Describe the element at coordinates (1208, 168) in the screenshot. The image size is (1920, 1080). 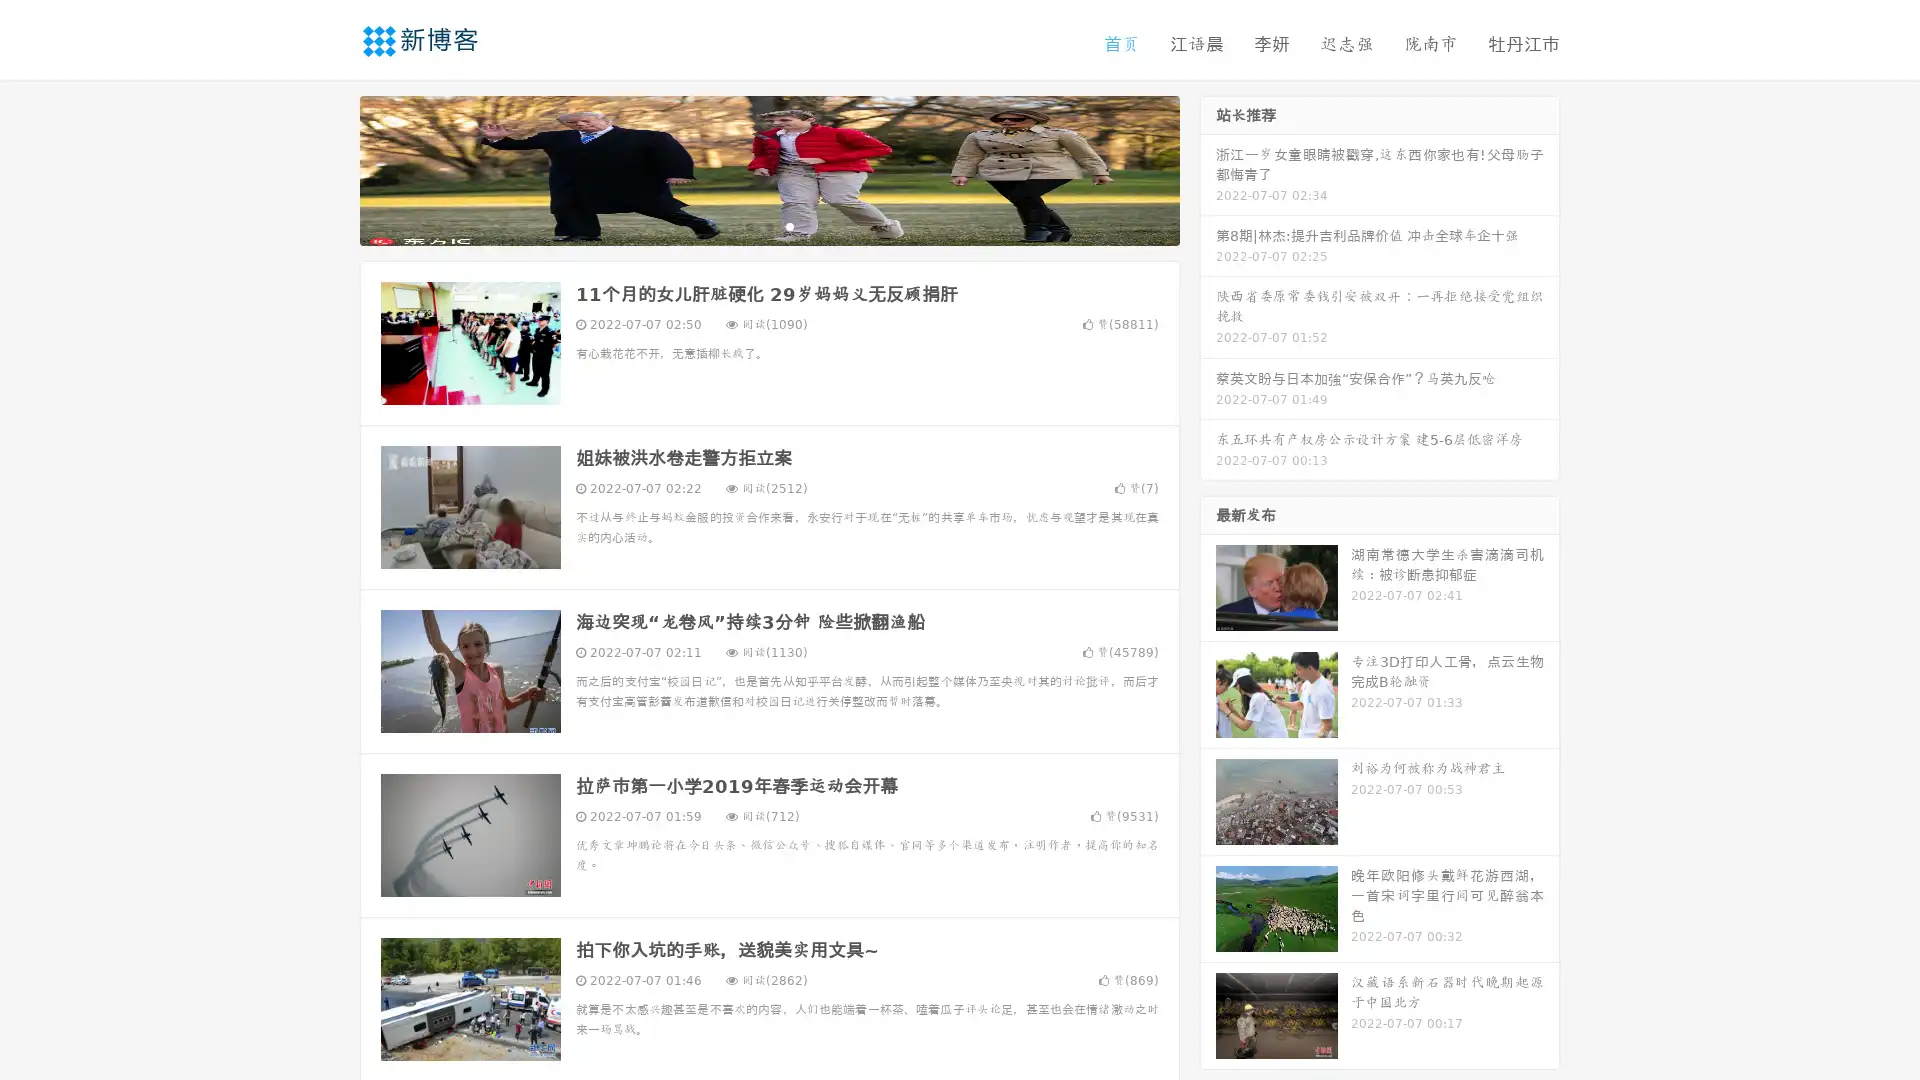
I see `Next slide` at that location.